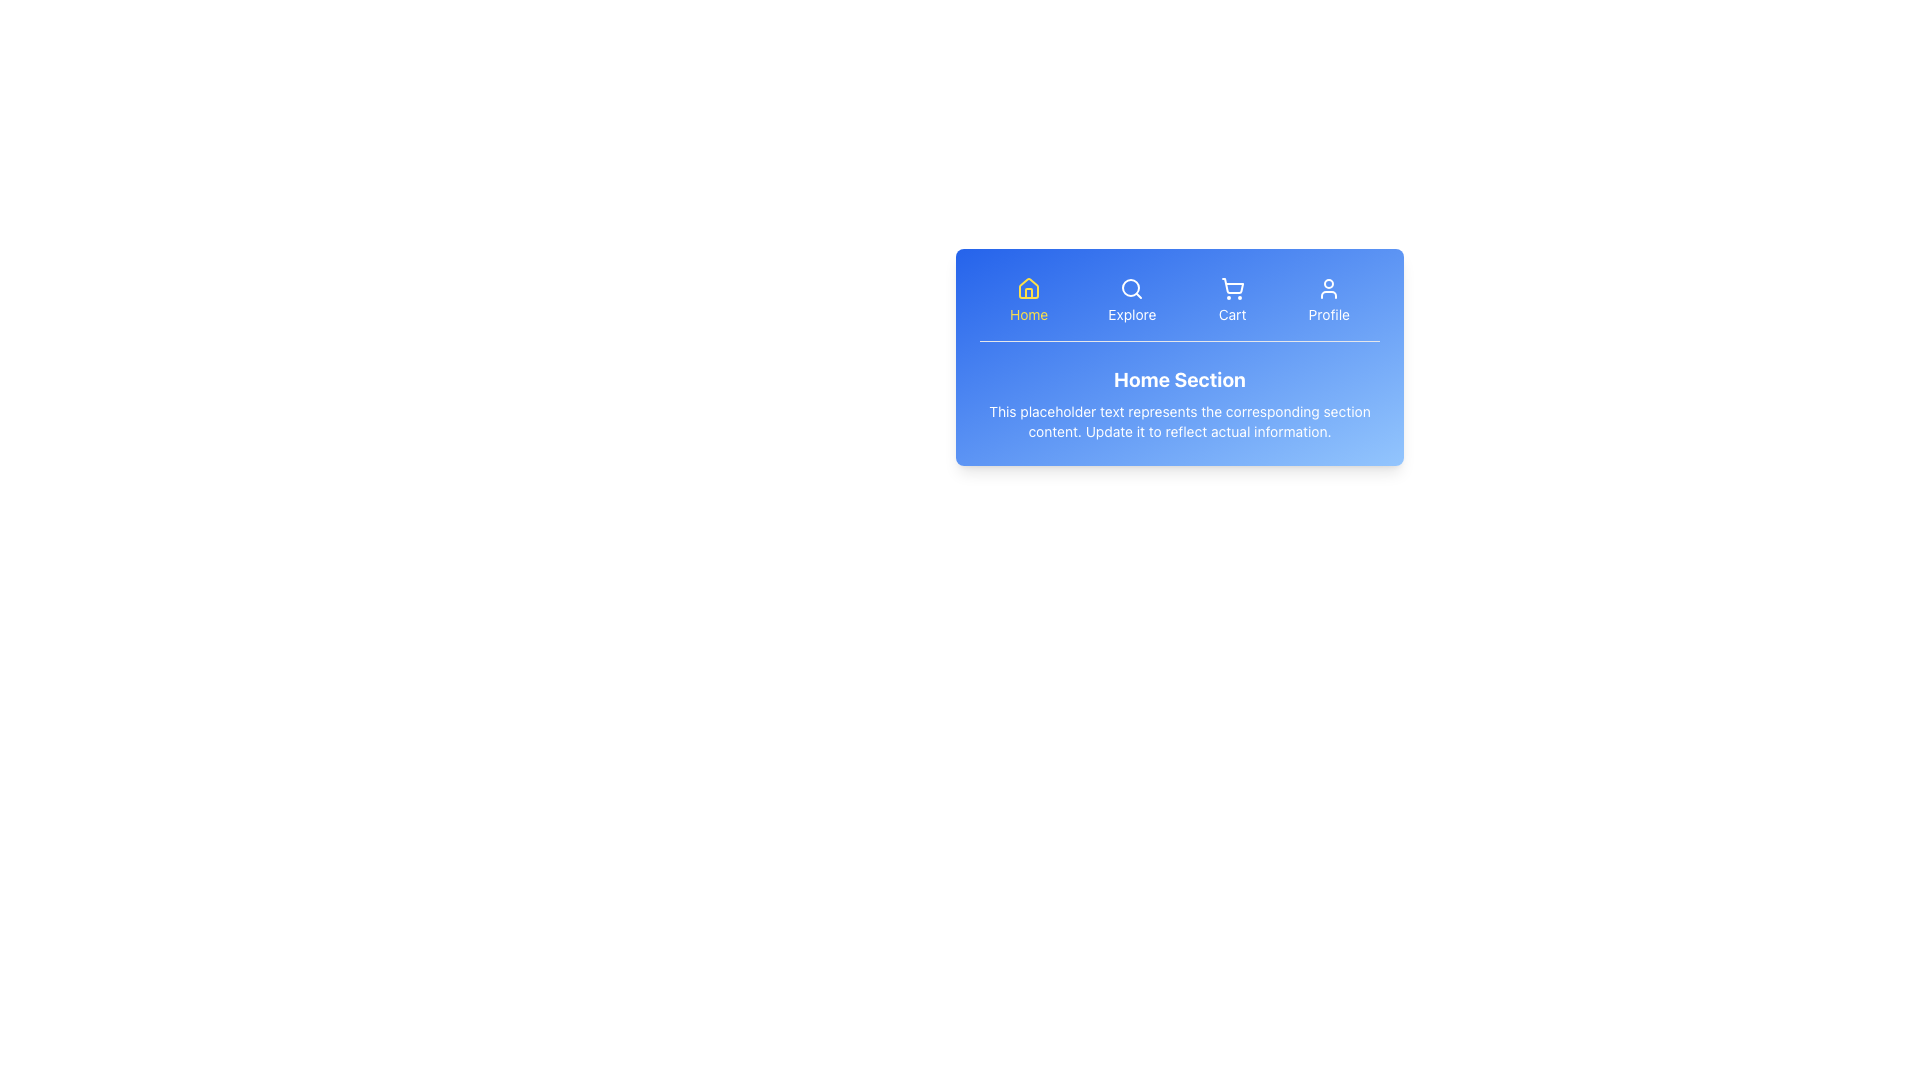 The image size is (1920, 1080). What do you see at coordinates (1231, 289) in the screenshot?
I see `the shopping cart icon located in the center of the 'Cart' tab in the top navigation bar` at bounding box center [1231, 289].